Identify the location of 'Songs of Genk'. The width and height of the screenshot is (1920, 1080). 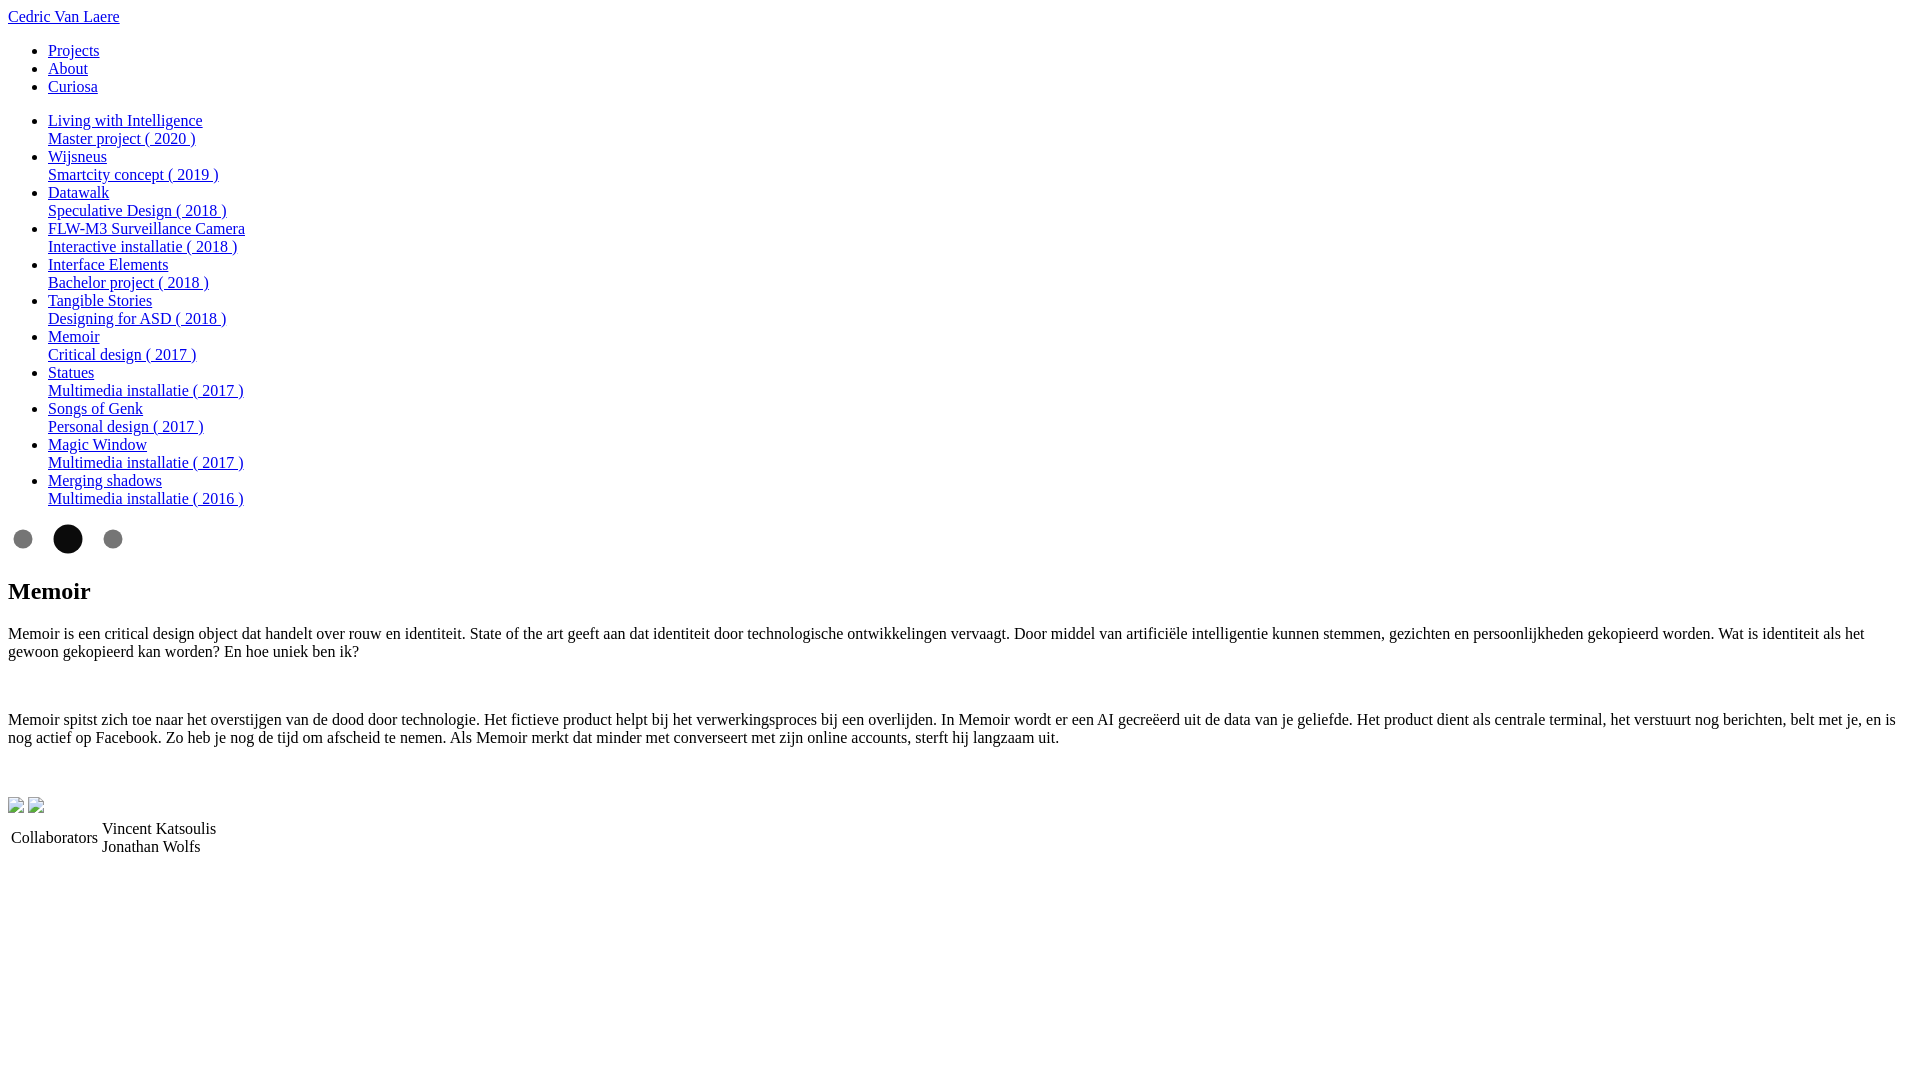
(94, 407).